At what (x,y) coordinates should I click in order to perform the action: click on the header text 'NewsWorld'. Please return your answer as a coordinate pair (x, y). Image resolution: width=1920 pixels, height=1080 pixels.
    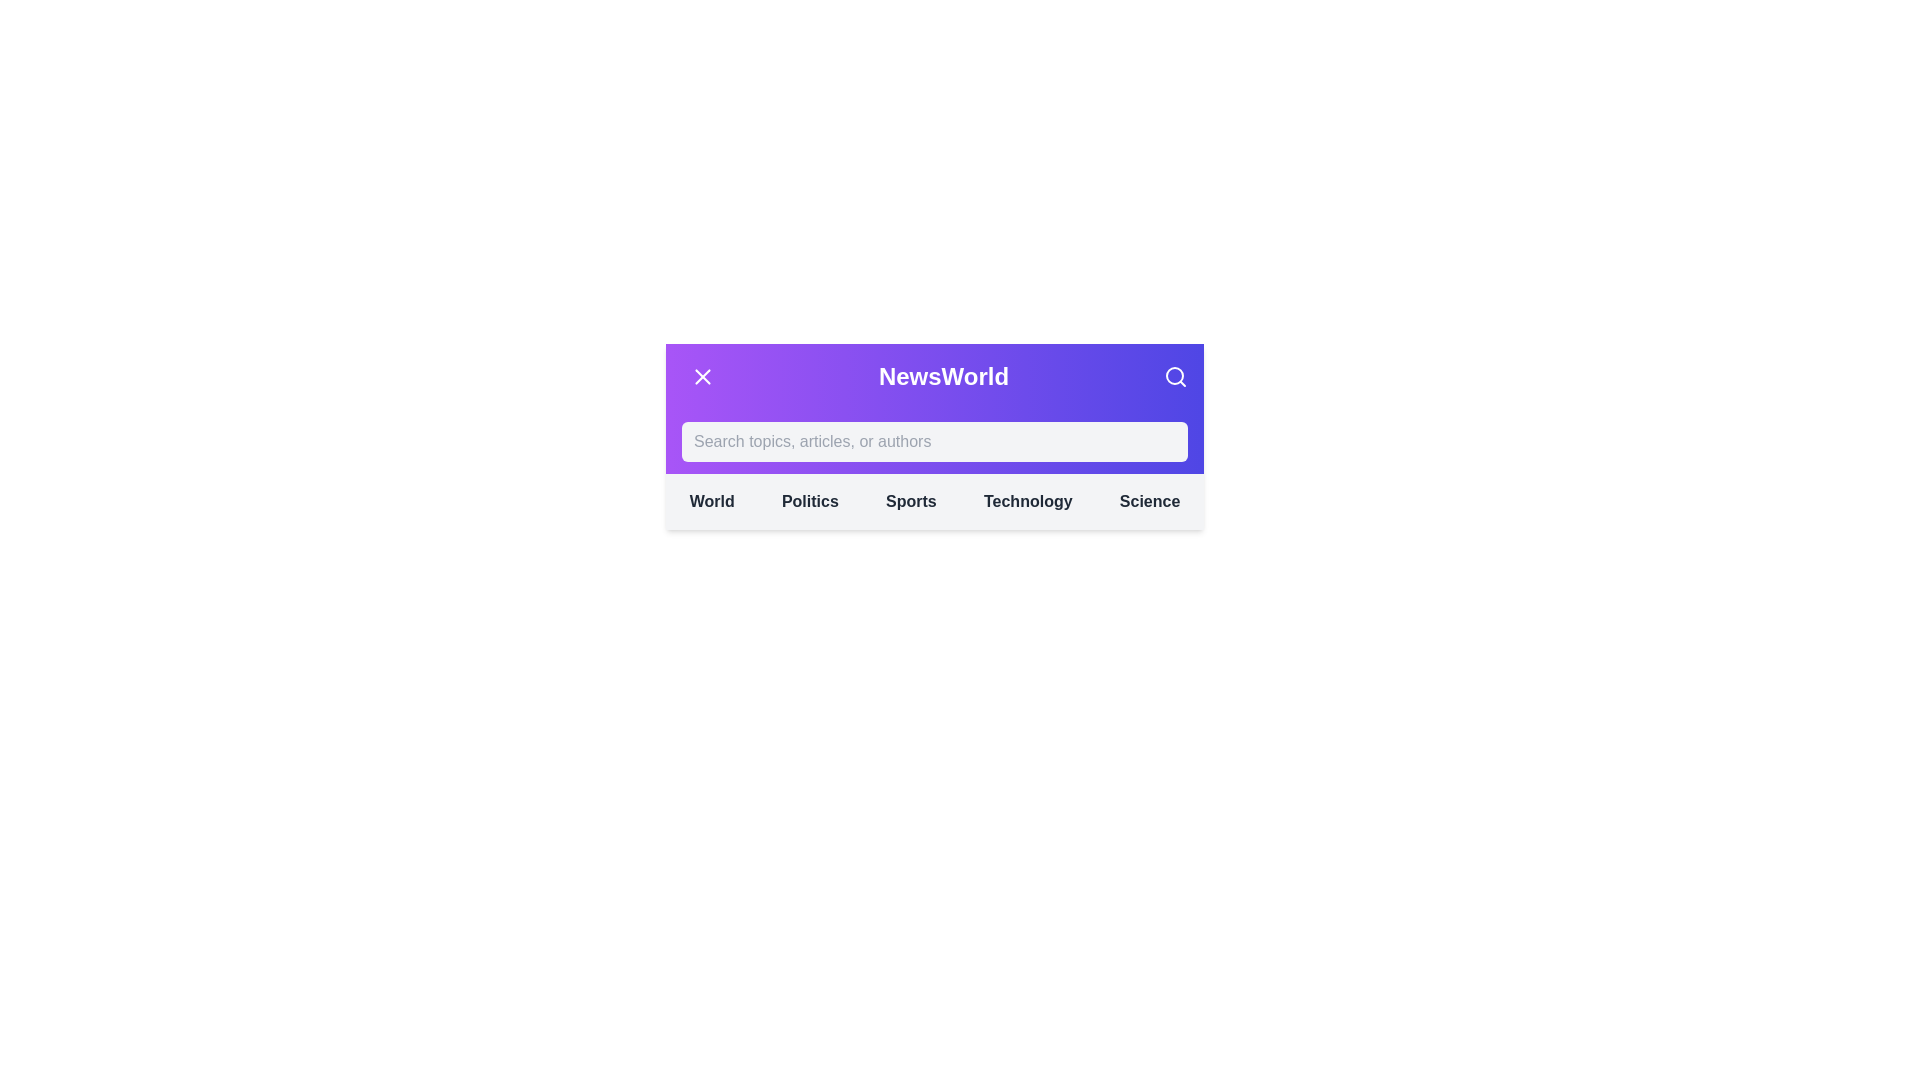
    Looking at the image, I should click on (943, 377).